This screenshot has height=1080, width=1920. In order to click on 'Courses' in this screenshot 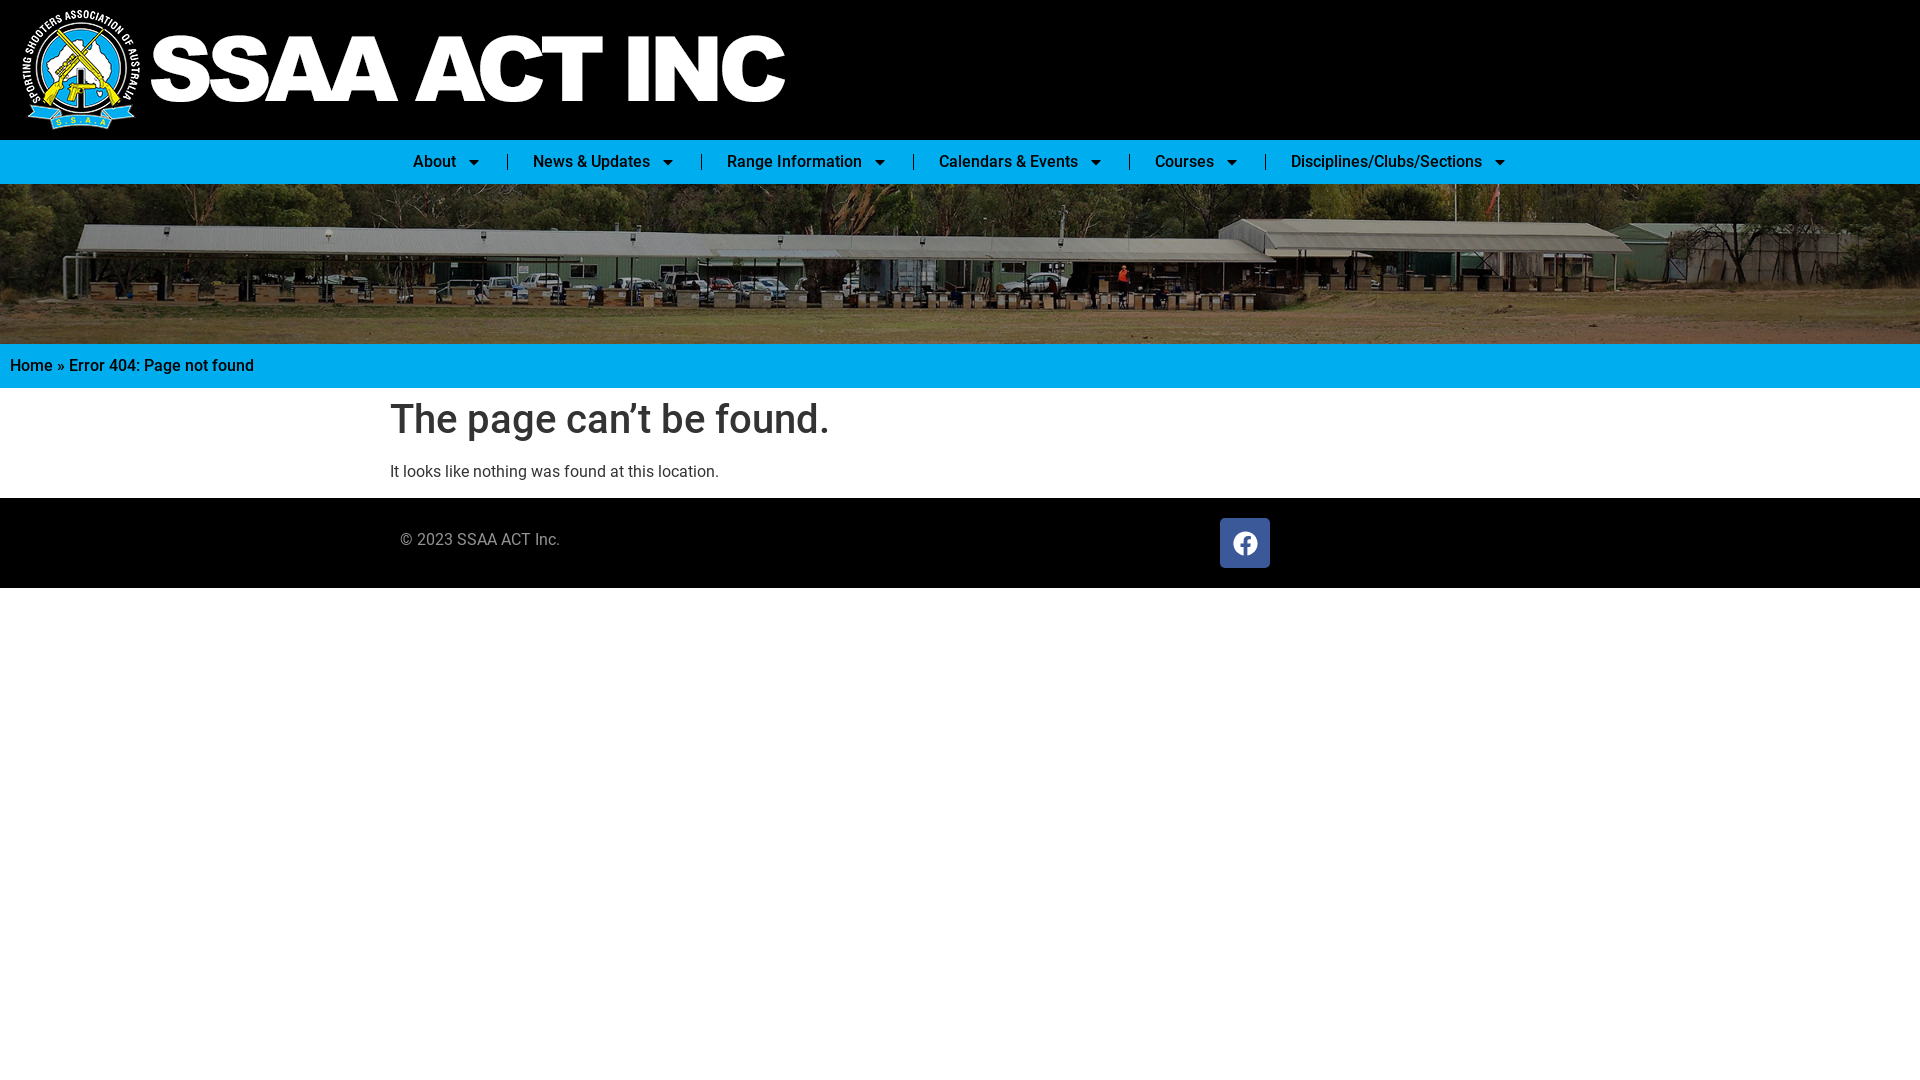, I will do `click(1196, 161)`.